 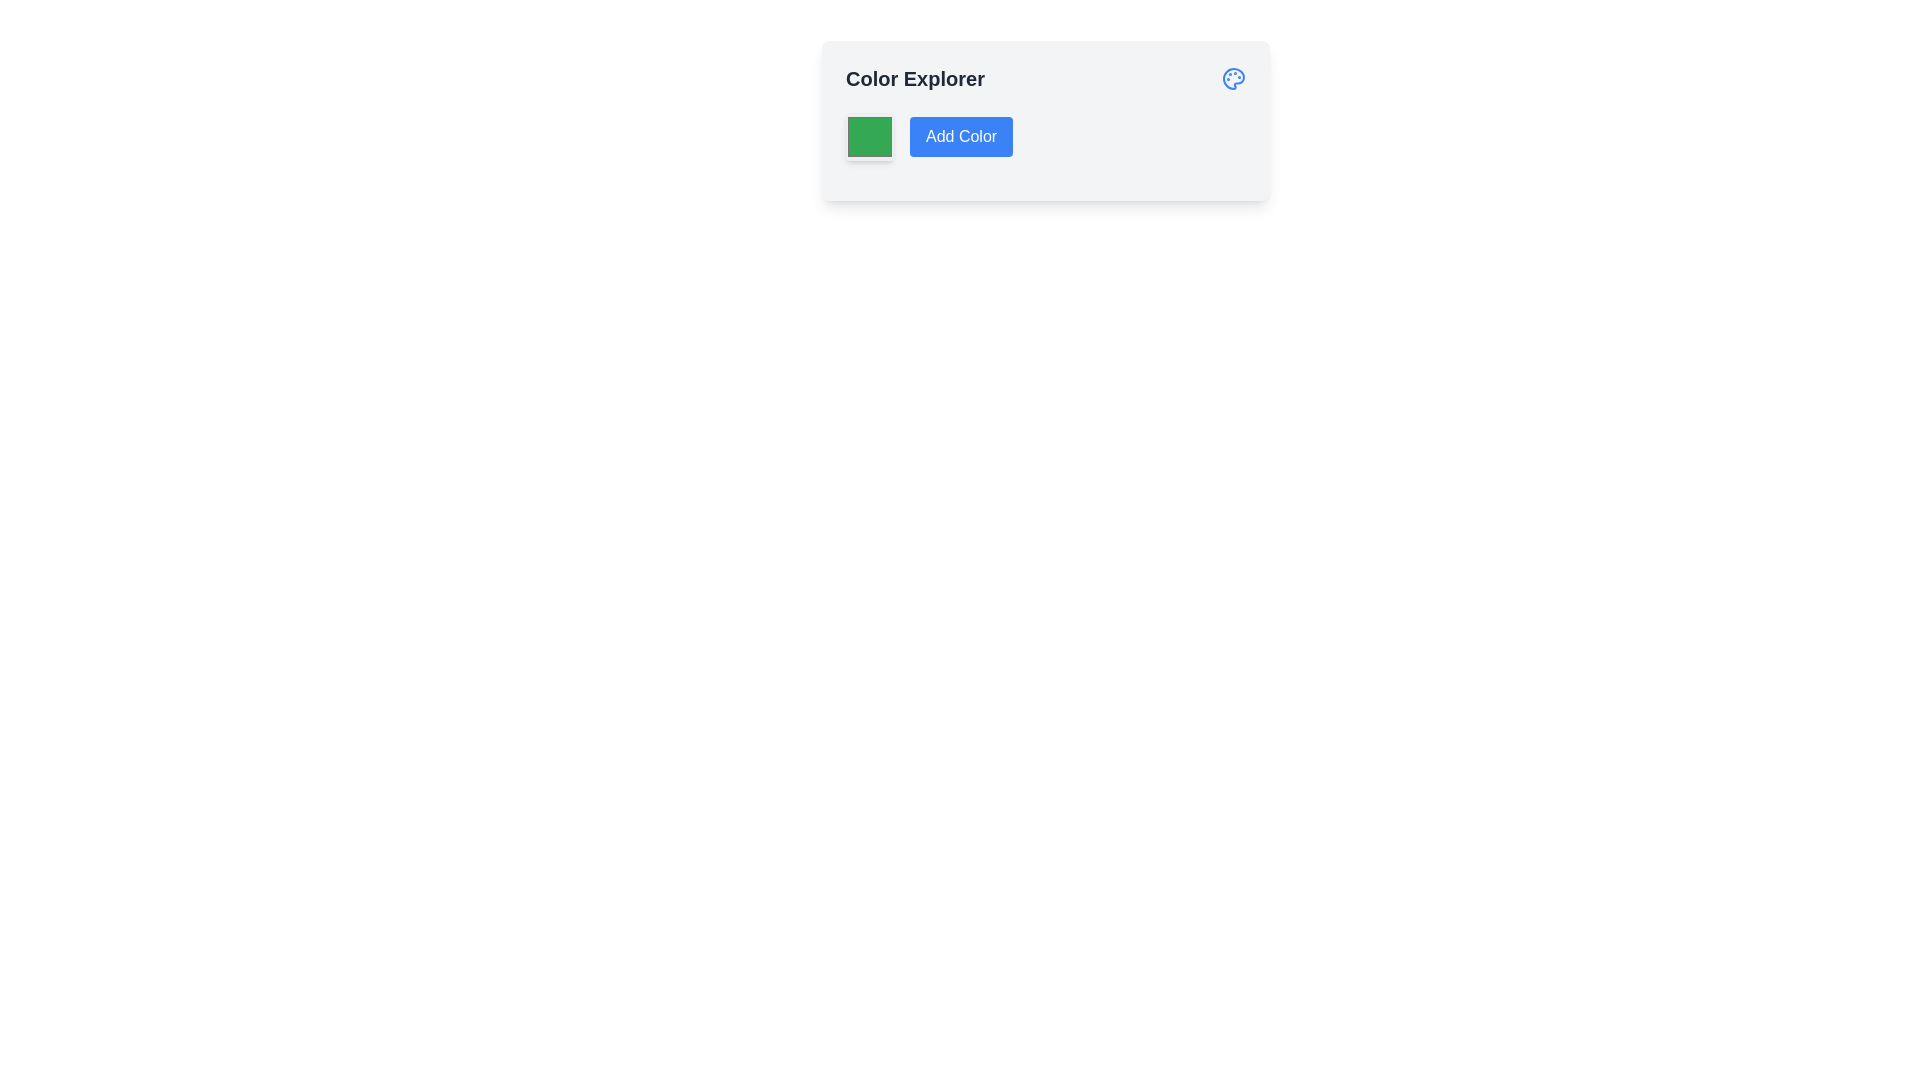 I want to click on the background shape of the color palette icon located in the top right corner of the 'Color Explorer' card, so click(x=1232, y=77).